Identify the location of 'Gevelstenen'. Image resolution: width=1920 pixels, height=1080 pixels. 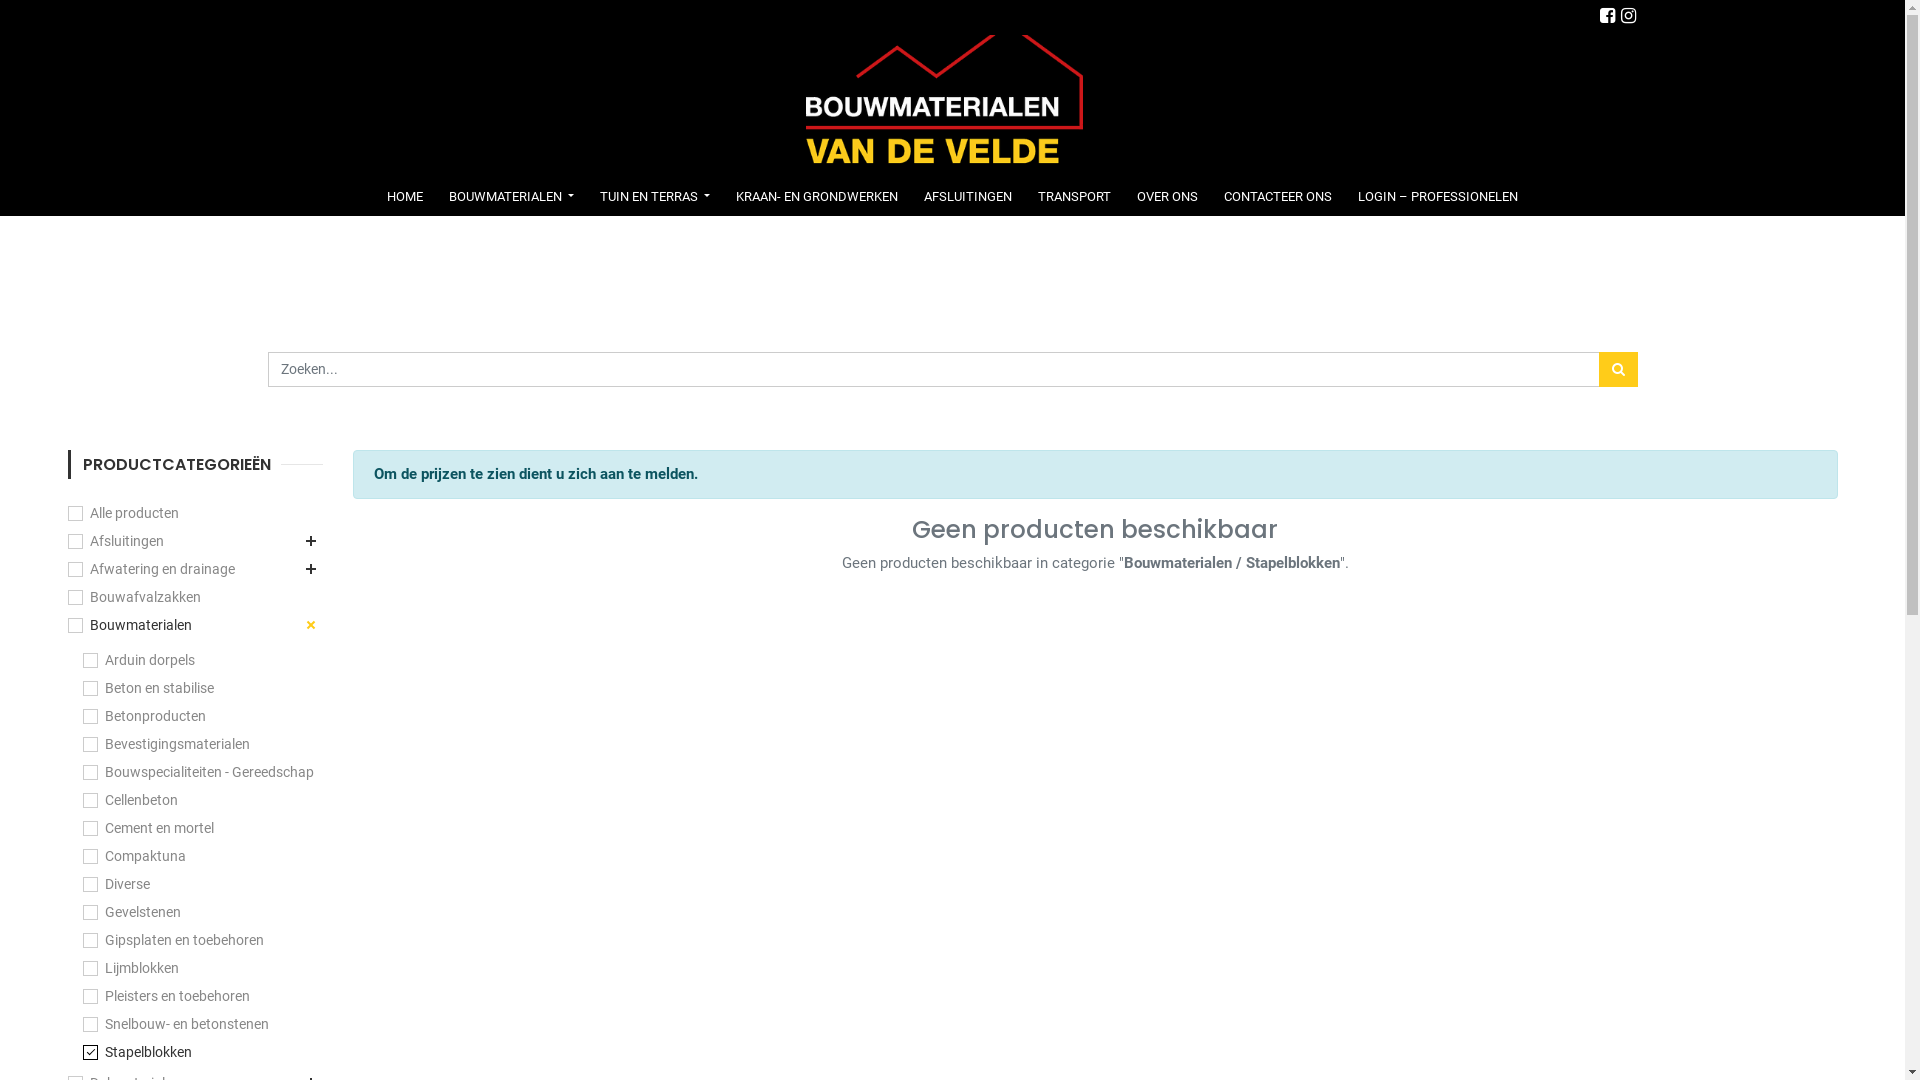
(80, 911).